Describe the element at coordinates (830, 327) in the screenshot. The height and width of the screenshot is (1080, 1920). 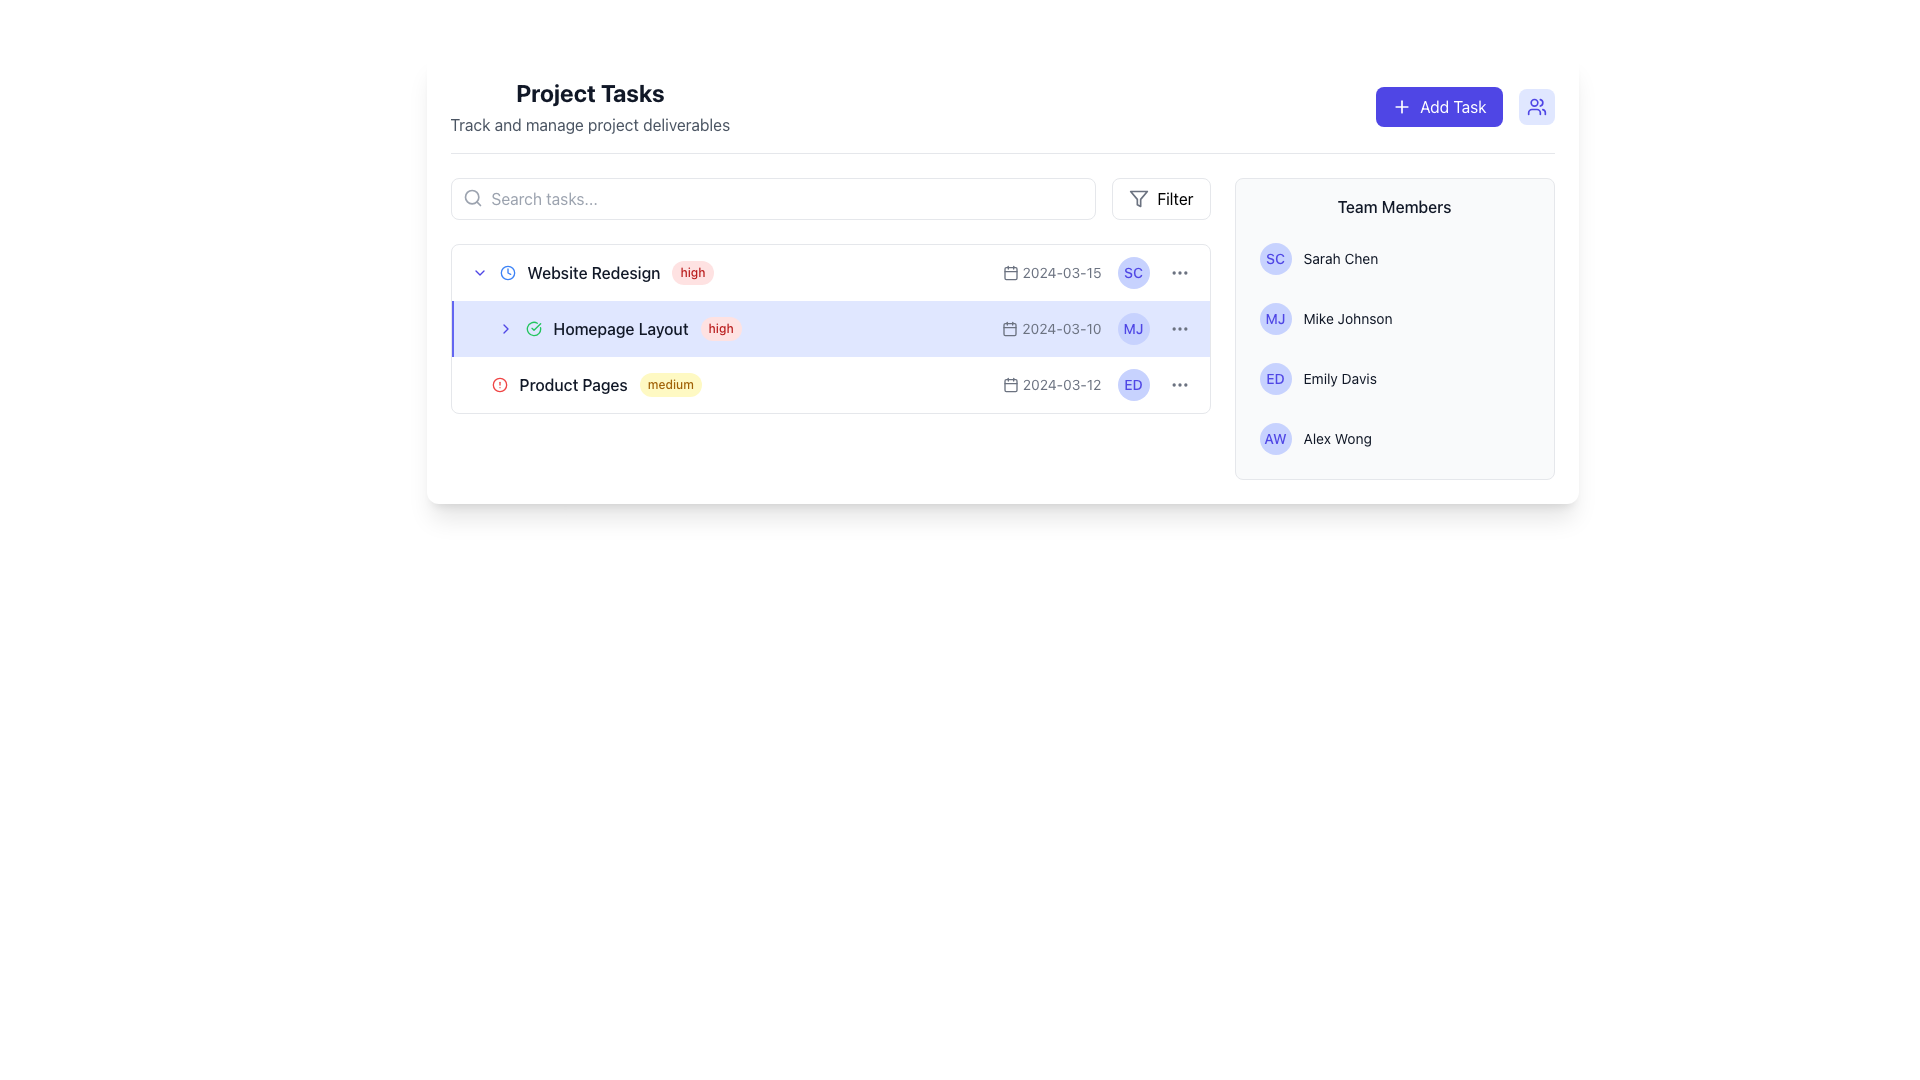
I see `the task list item labeled 'Homepage Layout'` at that location.